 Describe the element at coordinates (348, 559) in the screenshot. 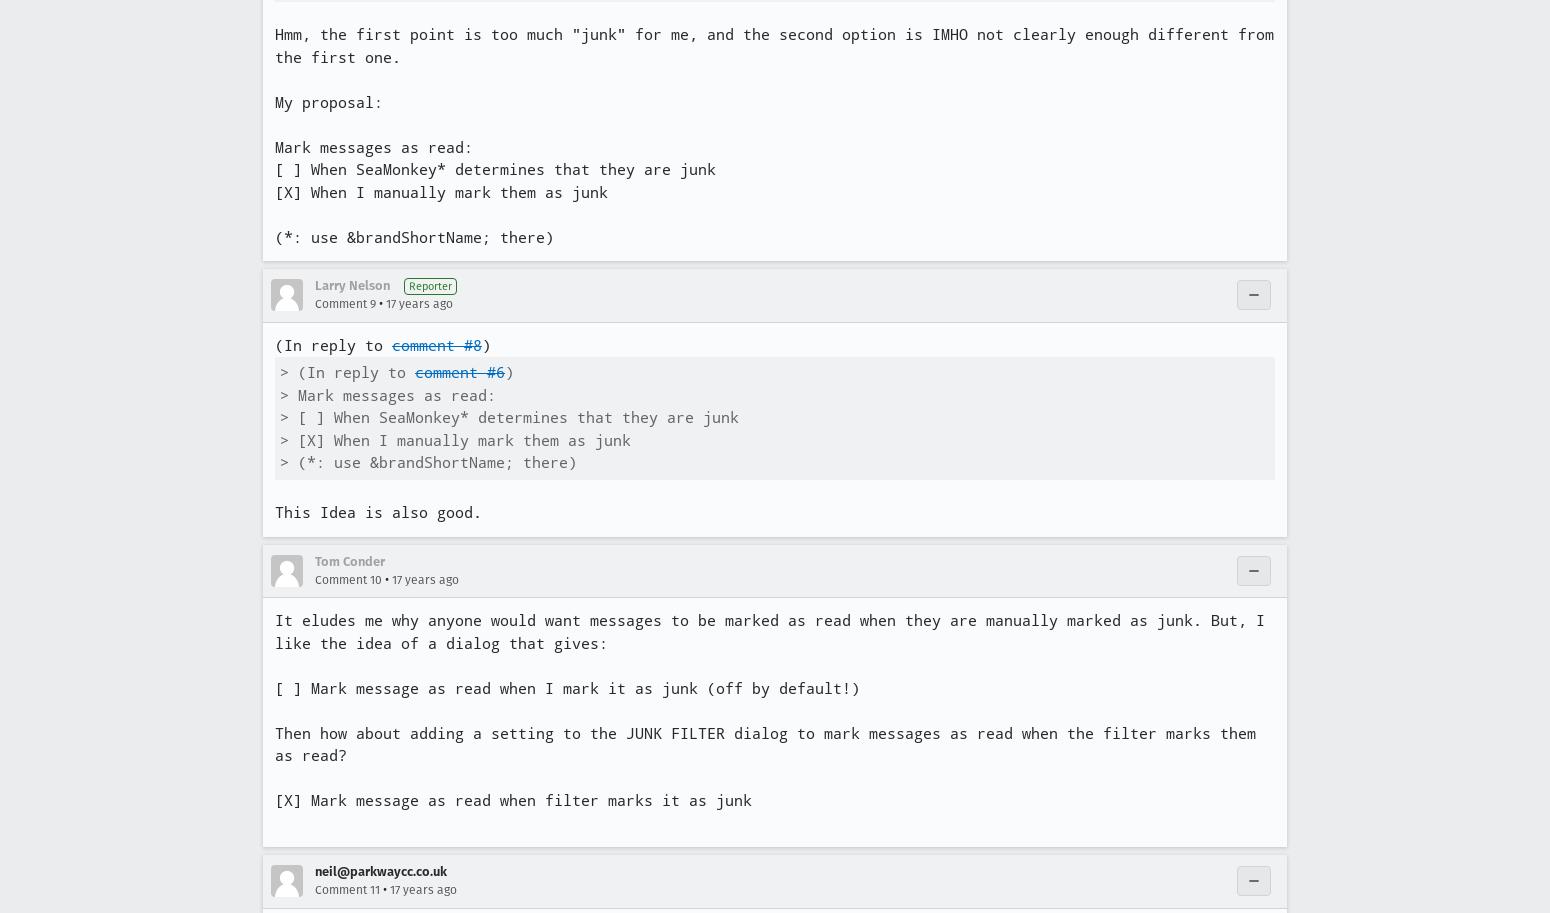

I see `'Tom Conder'` at that location.